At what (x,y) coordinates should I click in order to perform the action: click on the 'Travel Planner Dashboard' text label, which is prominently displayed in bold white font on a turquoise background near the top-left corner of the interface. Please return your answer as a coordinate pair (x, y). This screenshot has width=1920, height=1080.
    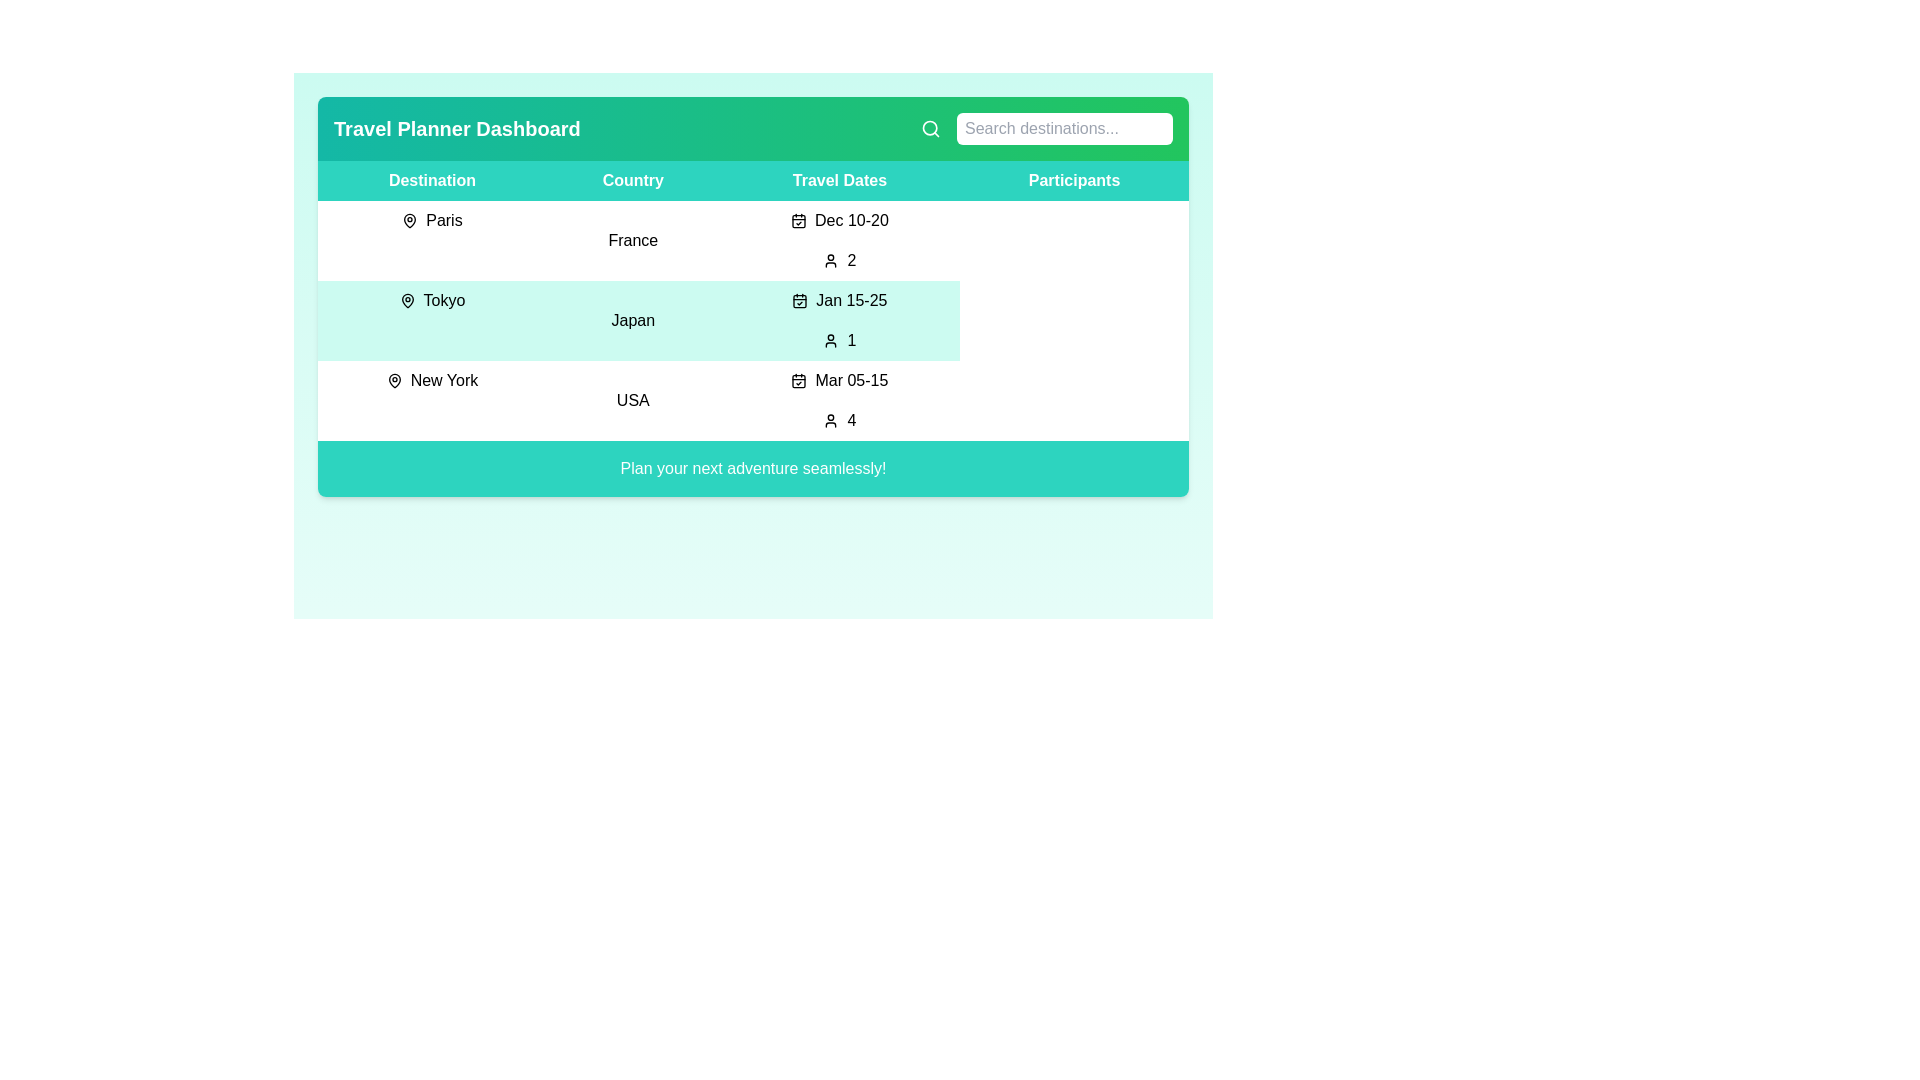
    Looking at the image, I should click on (456, 128).